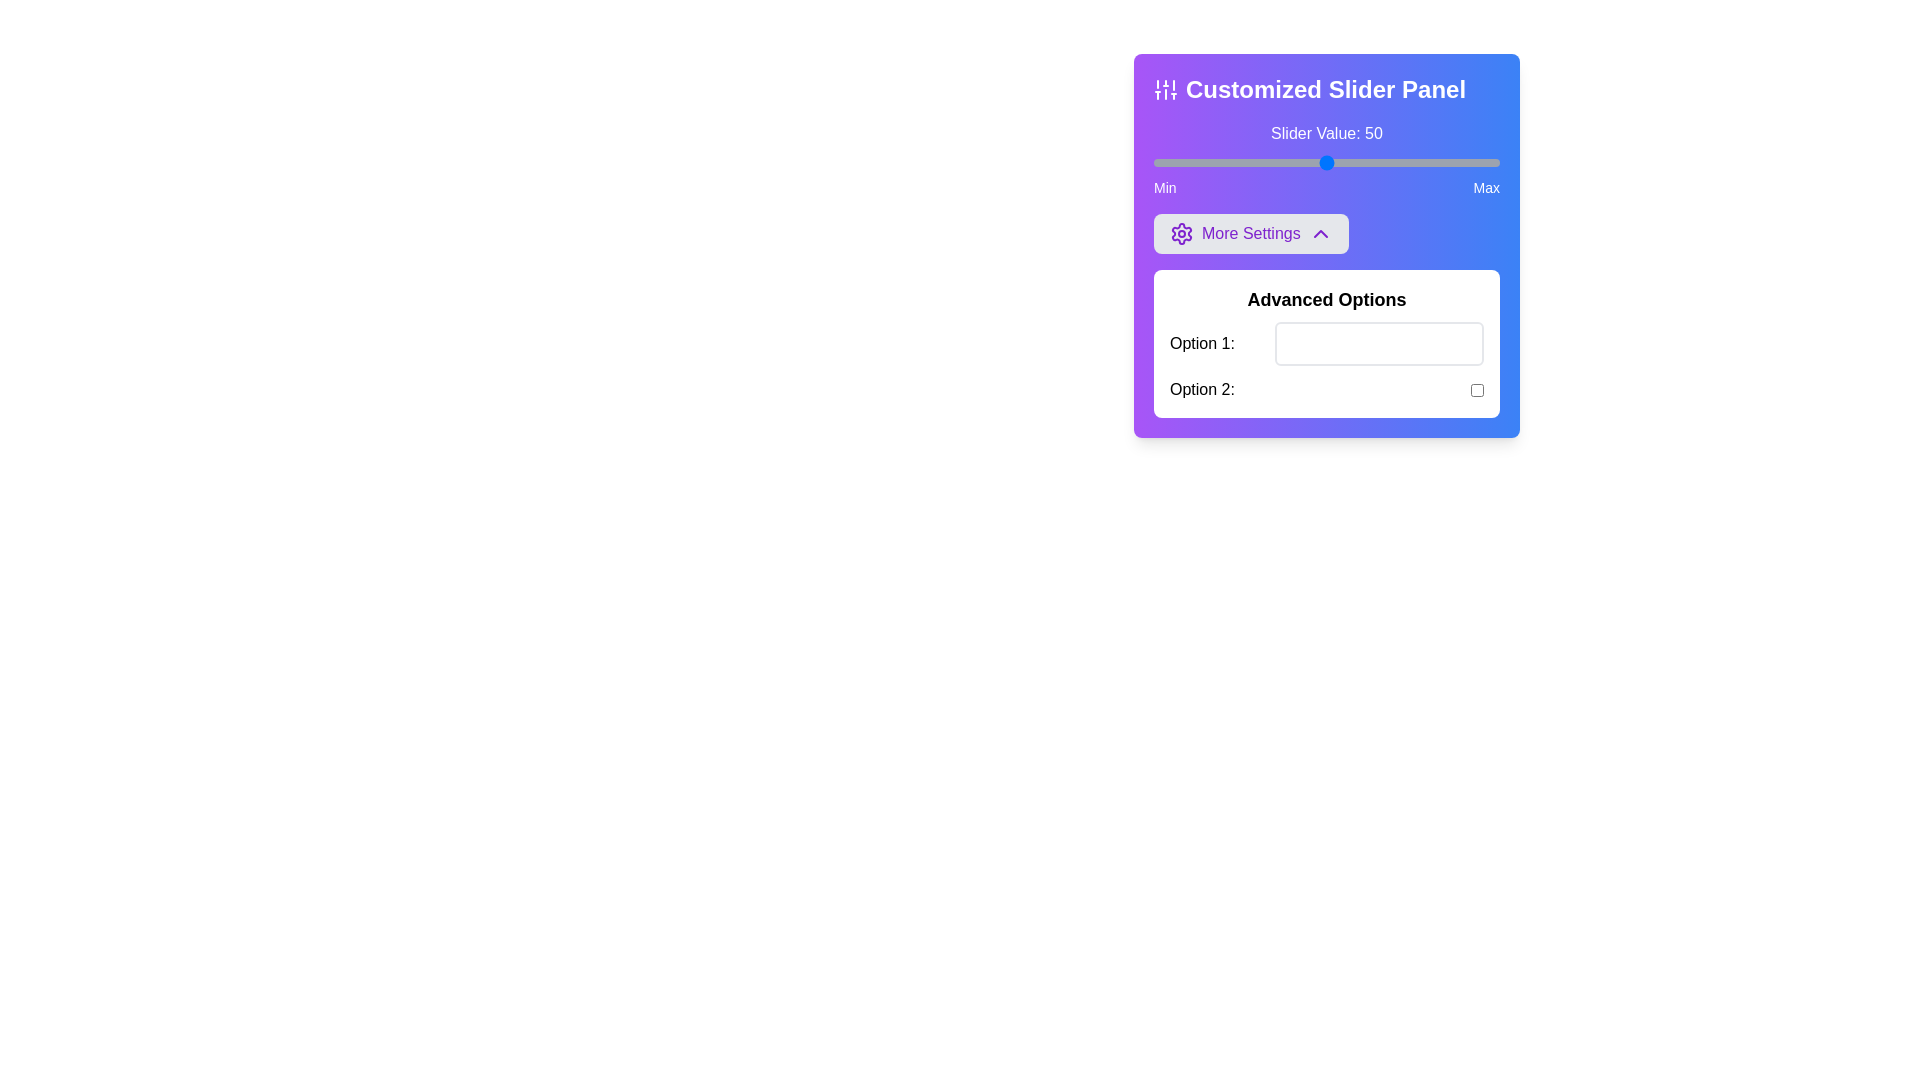 The height and width of the screenshot is (1080, 1920). What do you see at coordinates (1472, 161) in the screenshot?
I see `the slider's value` at bounding box center [1472, 161].